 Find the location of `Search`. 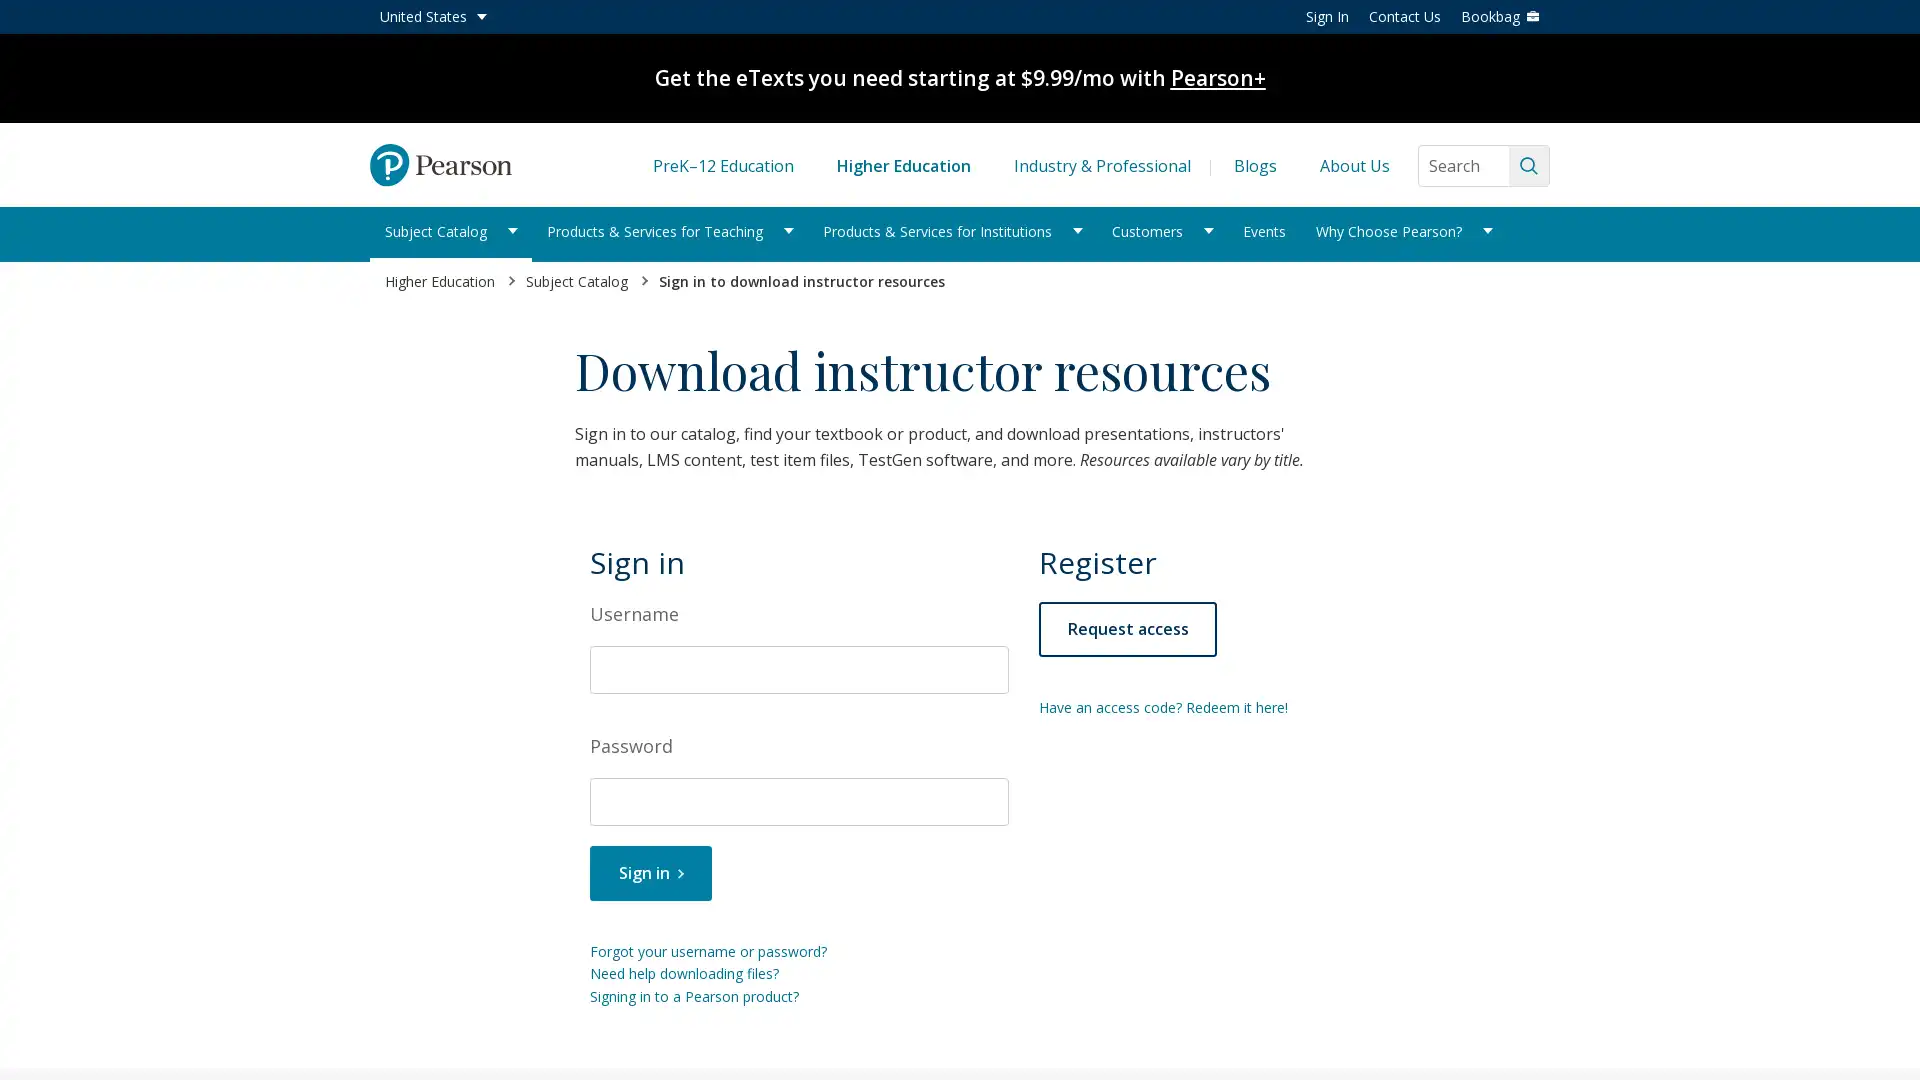

Search is located at coordinates (1528, 164).